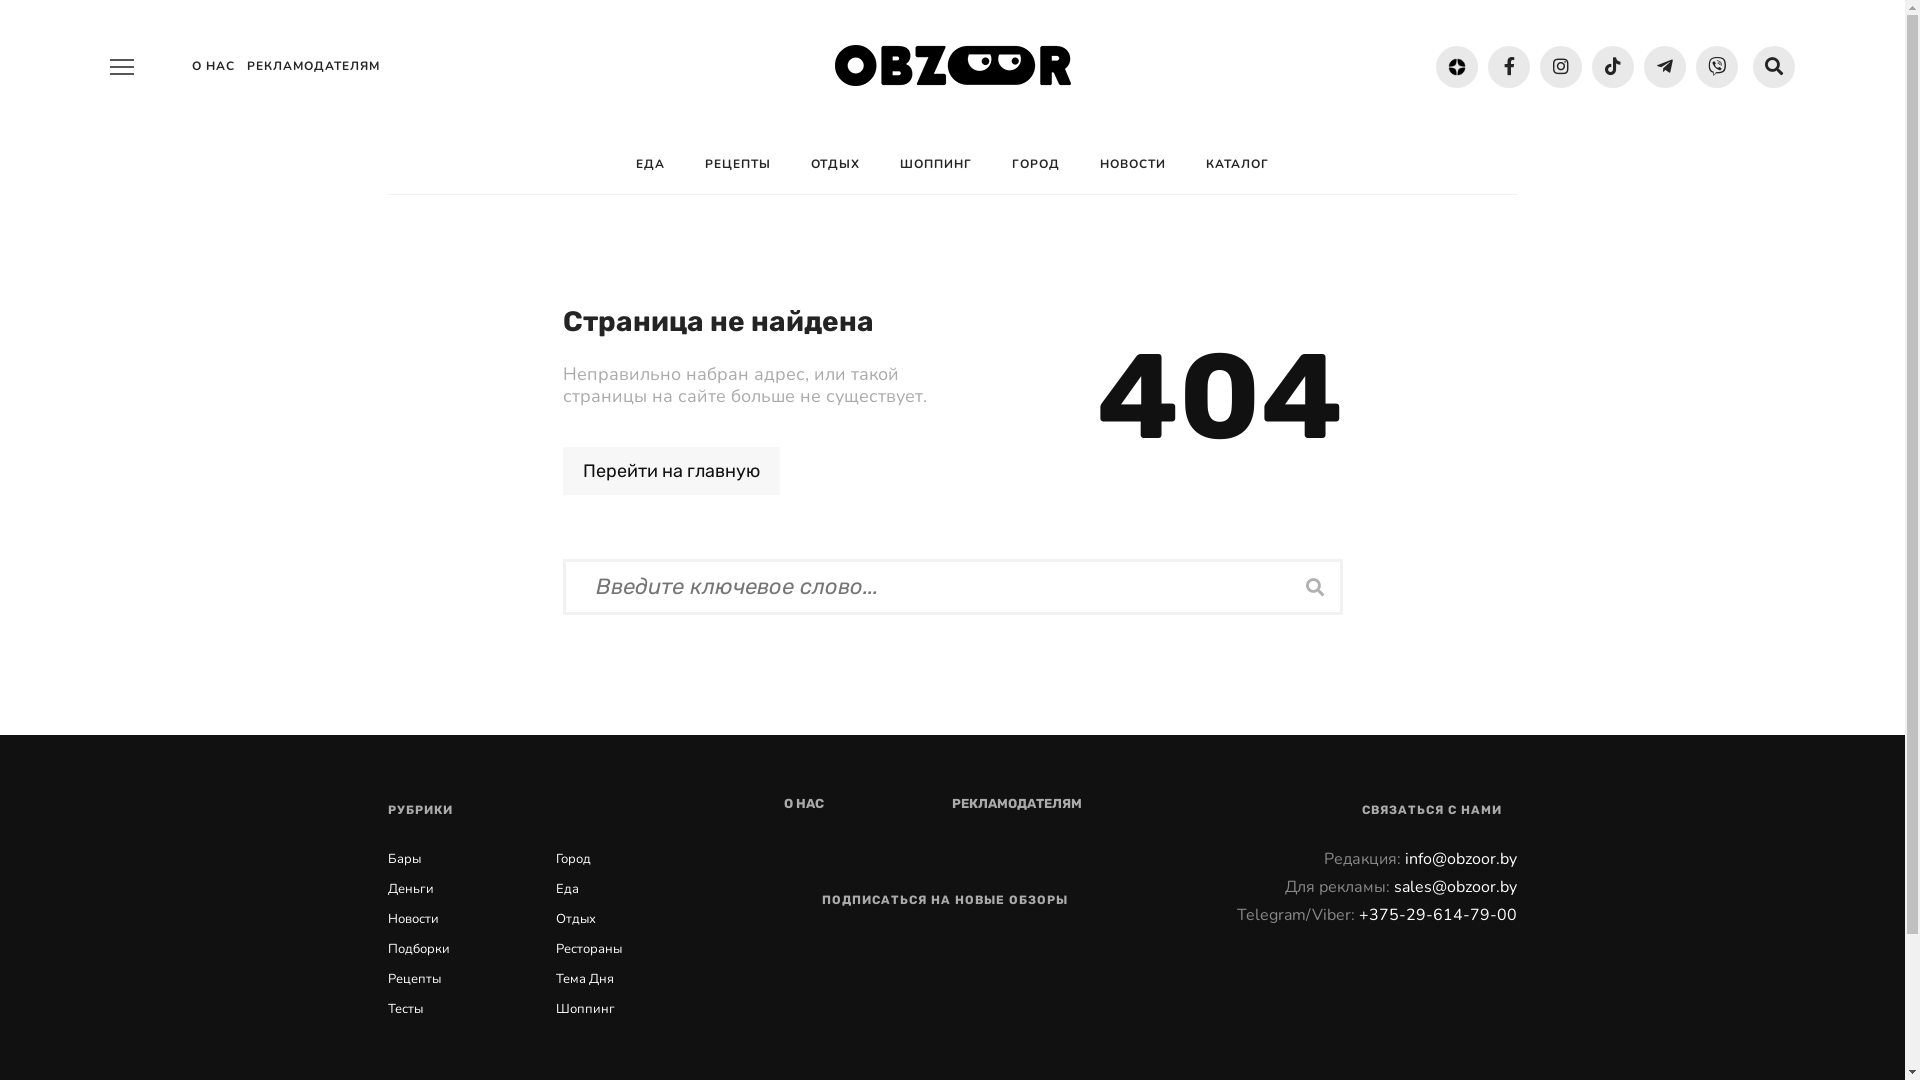 This screenshot has width=1920, height=1080. Describe the element at coordinates (1460, 858) in the screenshot. I see `'info@obzoor.by'` at that location.